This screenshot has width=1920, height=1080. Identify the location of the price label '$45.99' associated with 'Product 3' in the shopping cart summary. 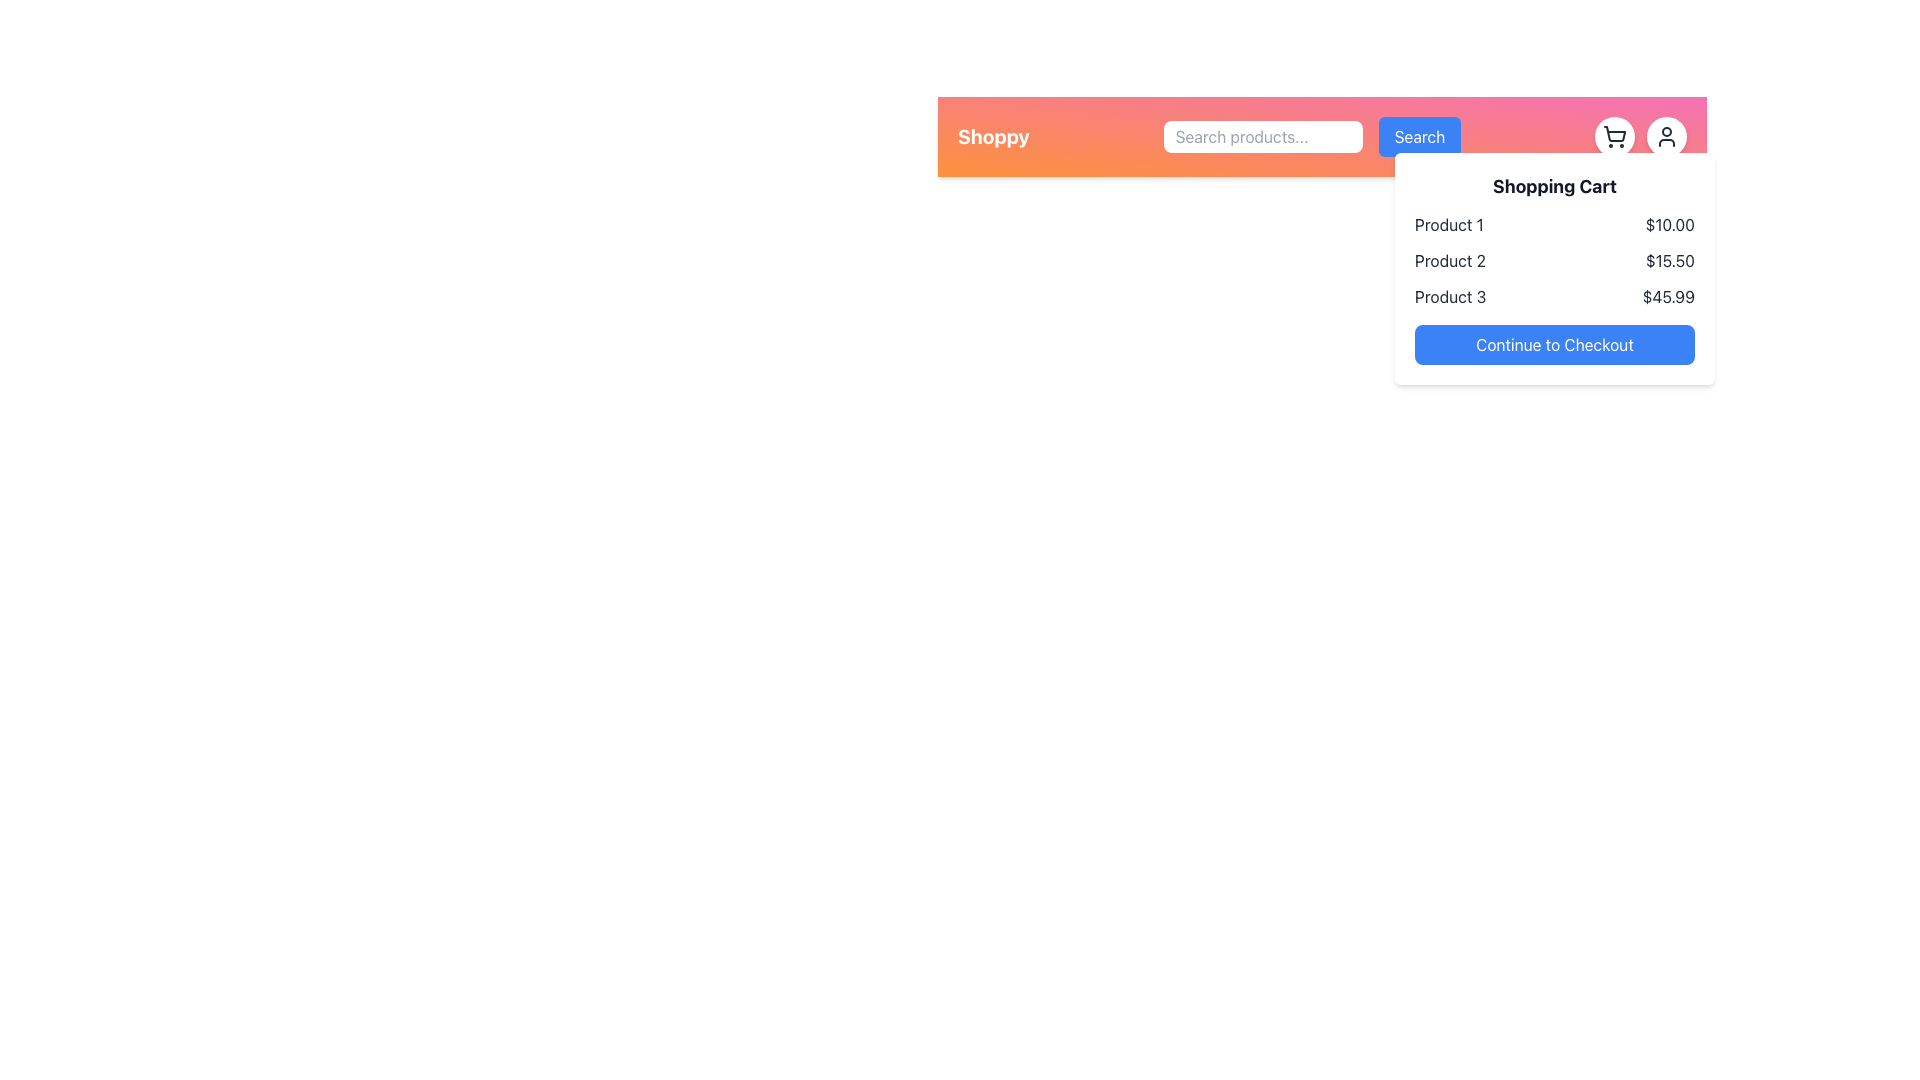
(1668, 297).